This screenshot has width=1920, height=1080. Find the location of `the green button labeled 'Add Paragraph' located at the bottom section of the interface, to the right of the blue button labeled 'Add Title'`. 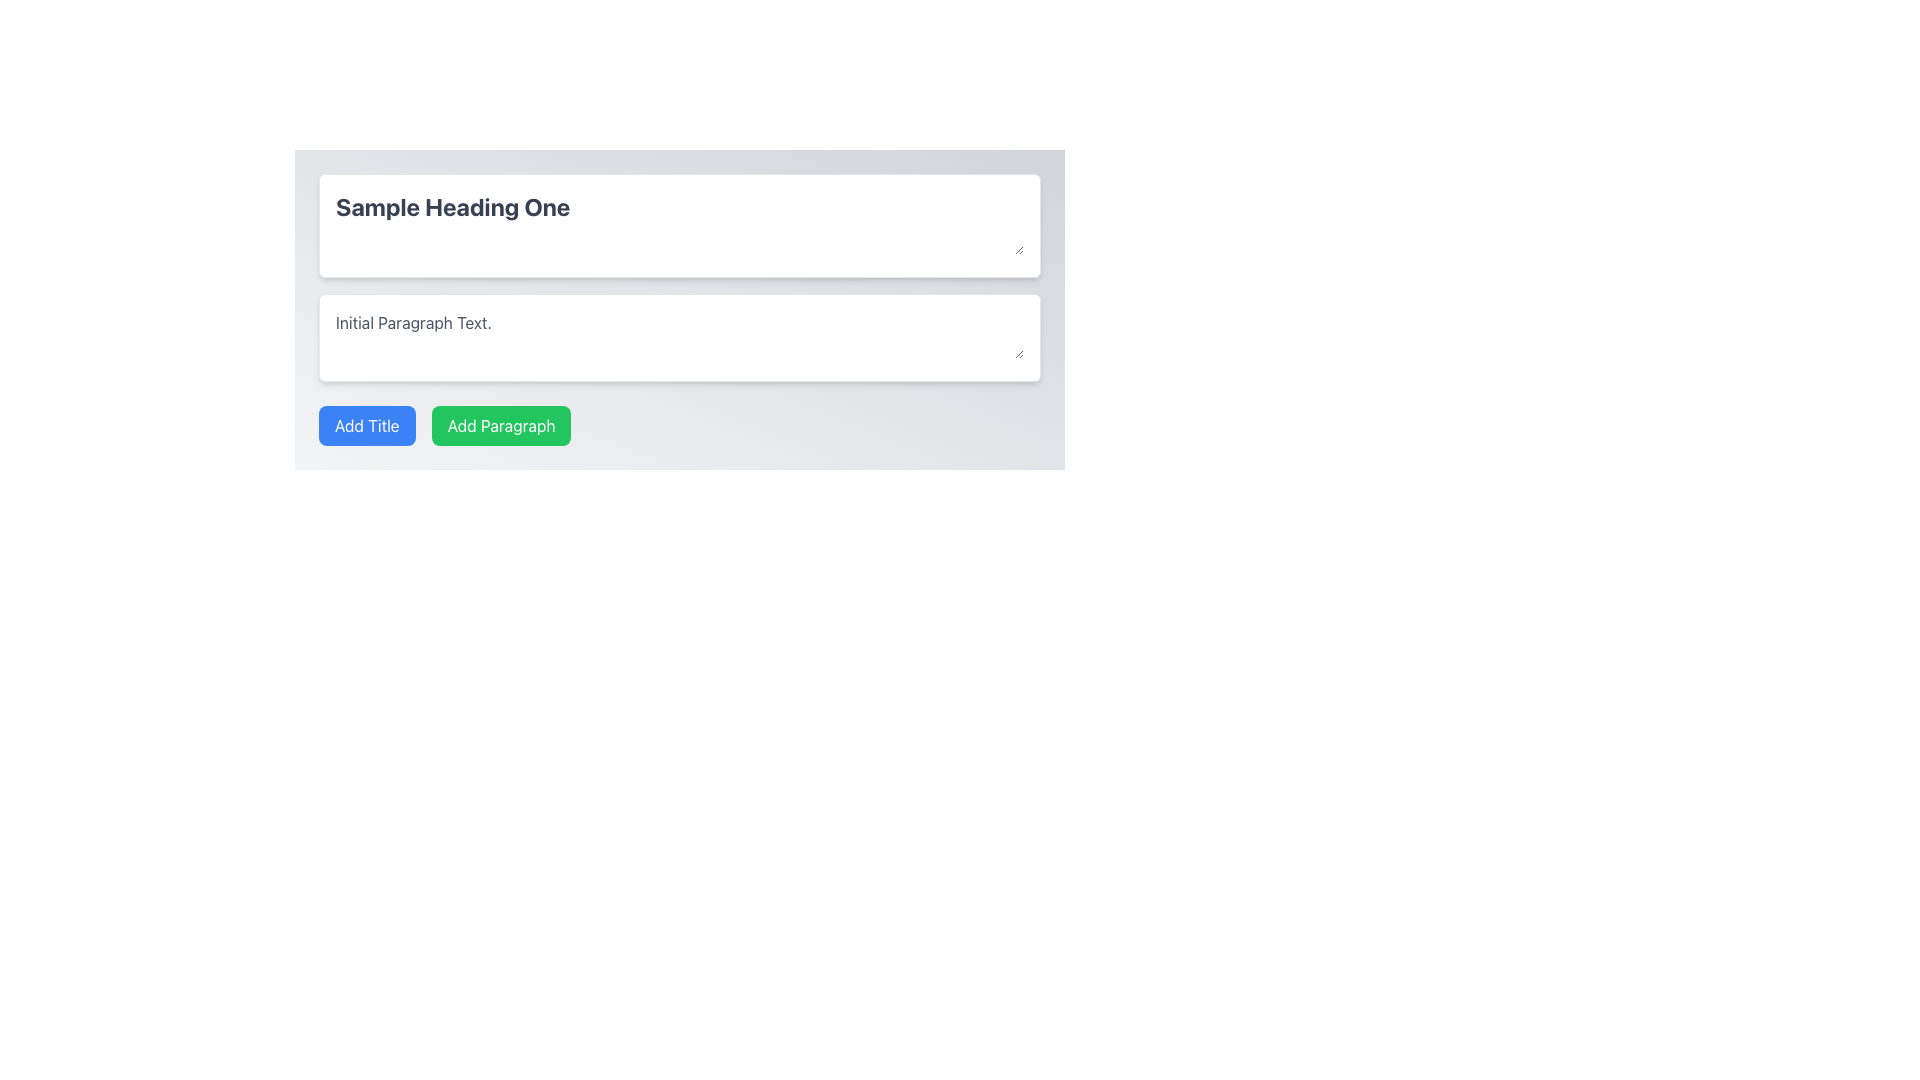

the green button labeled 'Add Paragraph' located at the bottom section of the interface, to the right of the blue button labeled 'Add Title' is located at coordinates (501, 424).